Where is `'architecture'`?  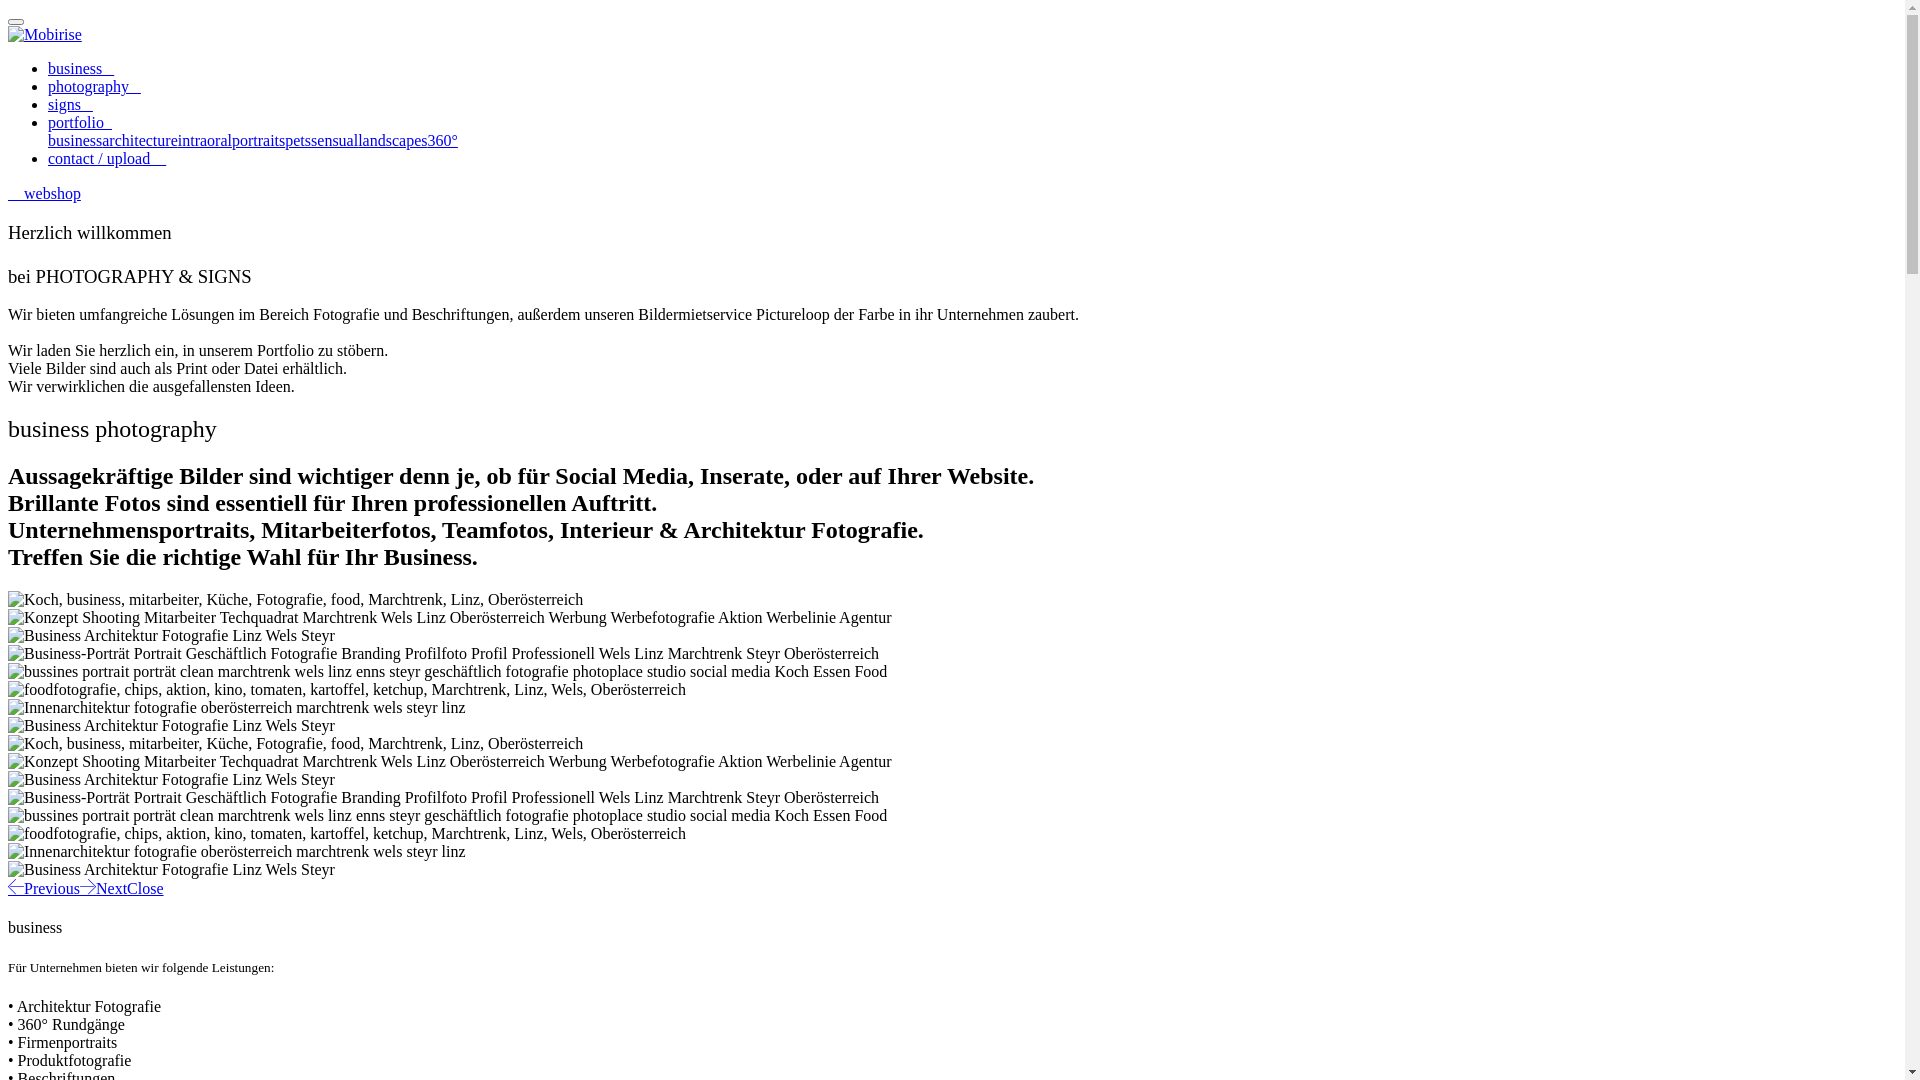
'architecture' is located at coordinates (138, 139).